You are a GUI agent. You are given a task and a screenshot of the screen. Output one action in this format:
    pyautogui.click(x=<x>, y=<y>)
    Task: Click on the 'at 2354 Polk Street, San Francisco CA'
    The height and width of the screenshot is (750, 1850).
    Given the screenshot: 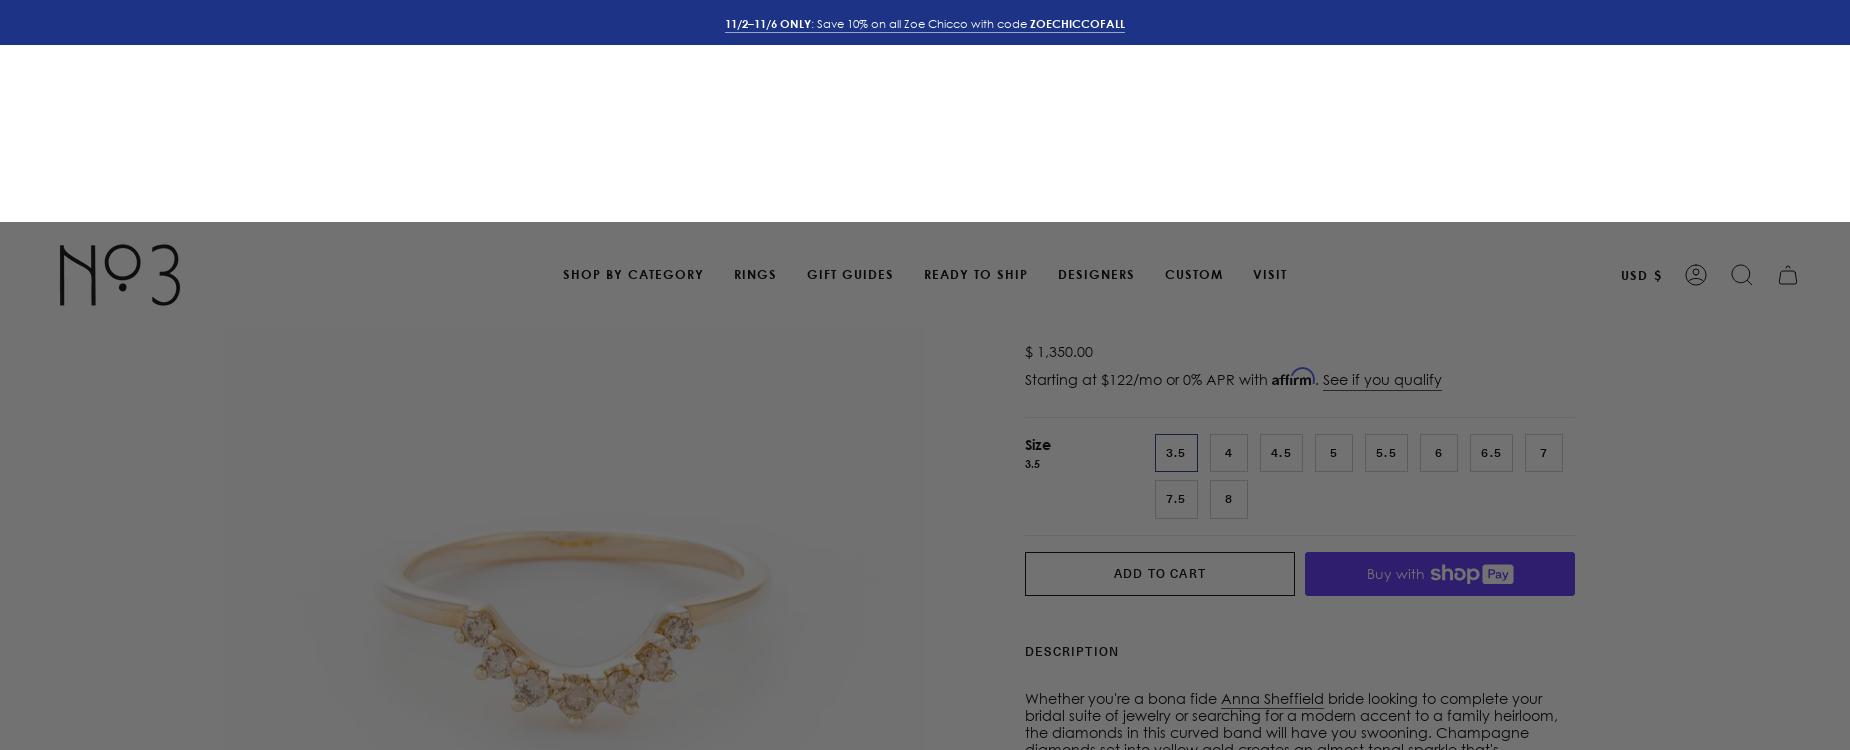 What is the action you would take?
    pyautogui.click(x=1200, y=728)
    